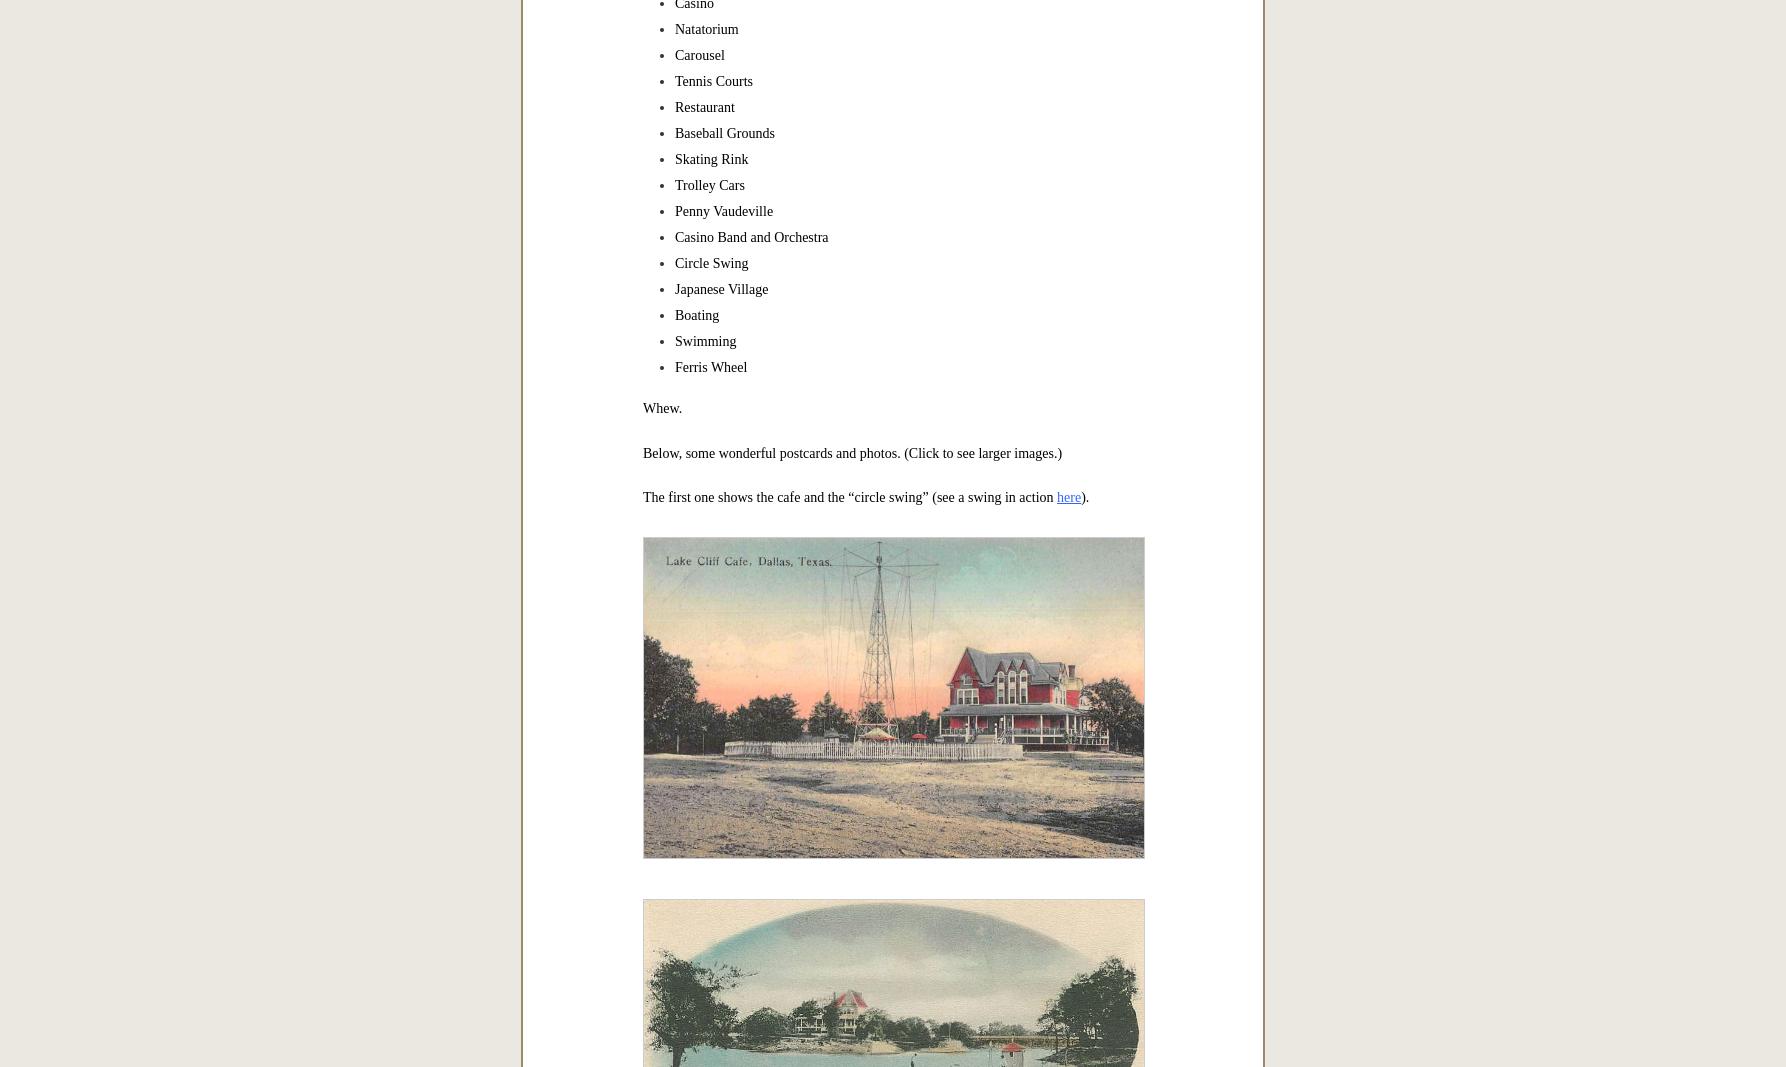 Image resolution: width=1786 pixels, height=1067 pixels. Describe the element at coordinates (1083, 496) in the screenshot. I see `').'` at that location.